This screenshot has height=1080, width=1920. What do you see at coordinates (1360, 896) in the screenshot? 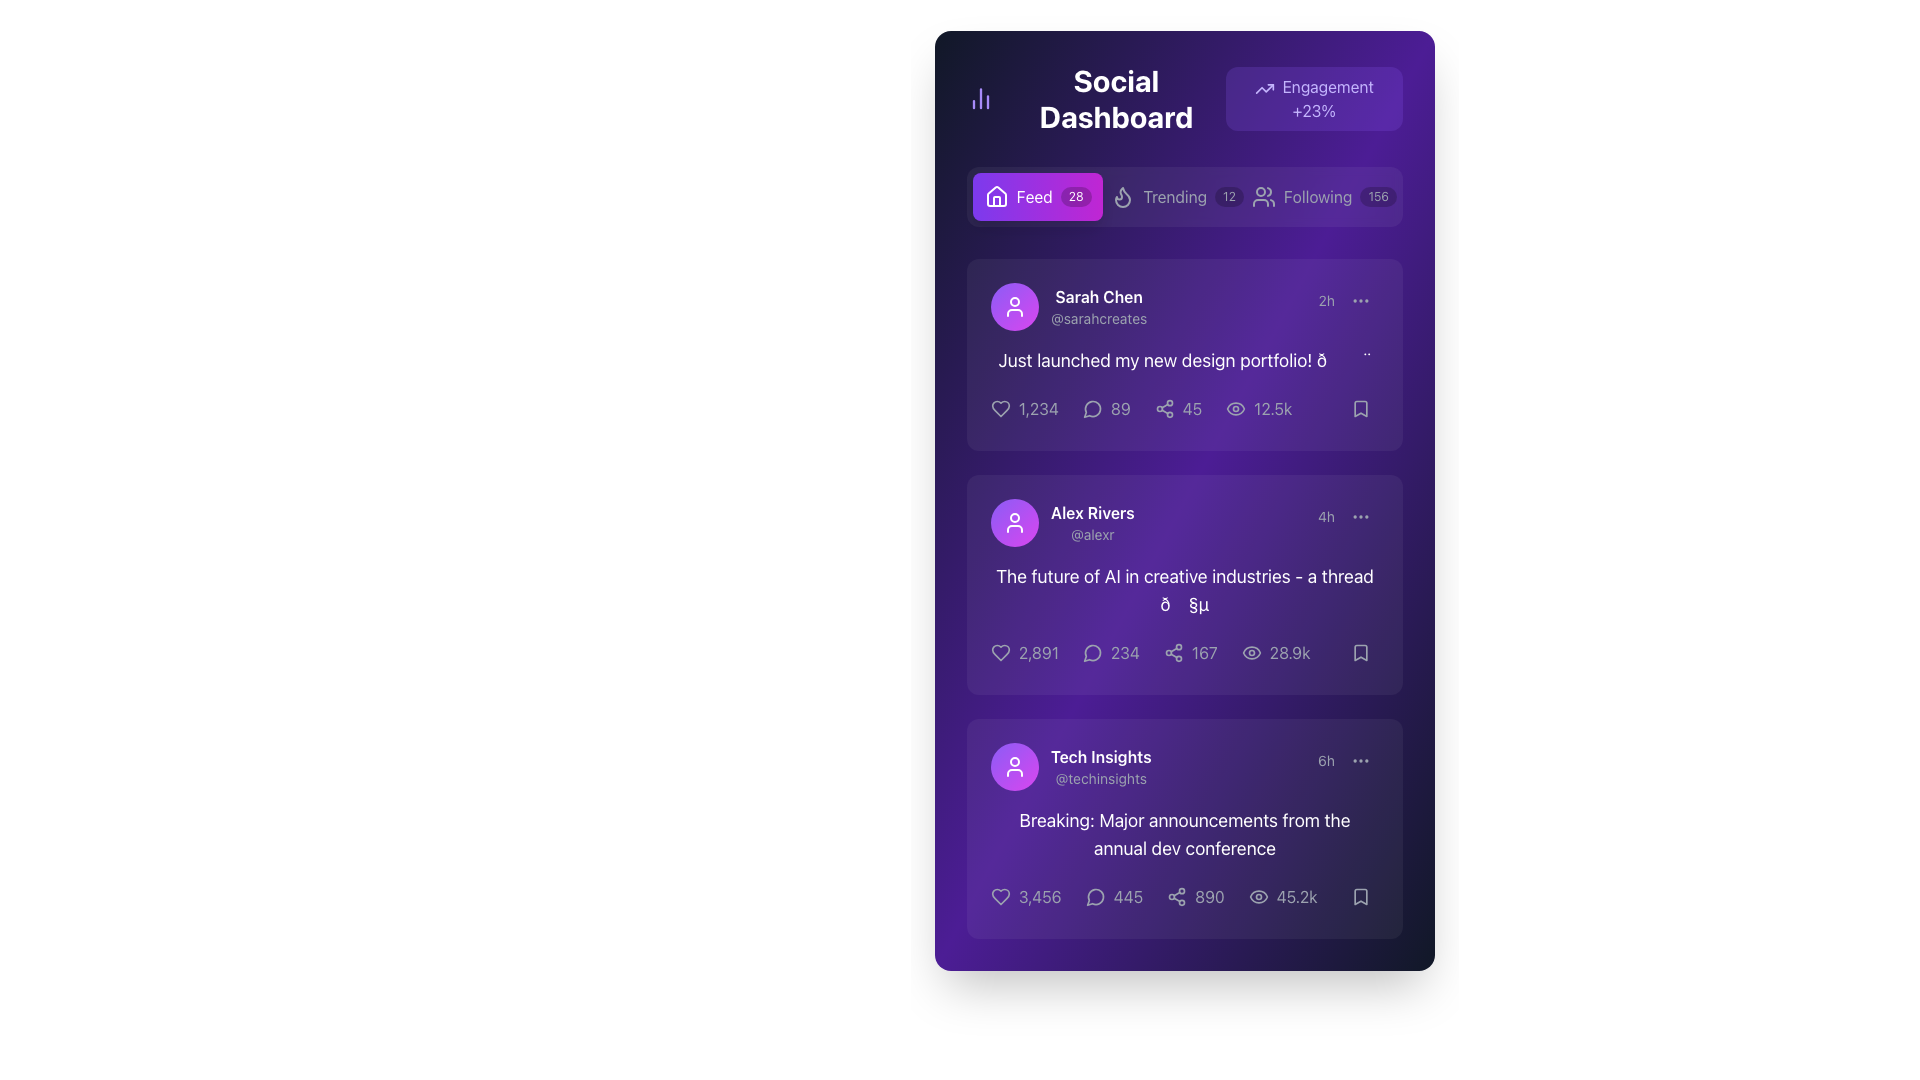
I see `the minimalist white bookmark icon` at bounding box center [1360, 896].